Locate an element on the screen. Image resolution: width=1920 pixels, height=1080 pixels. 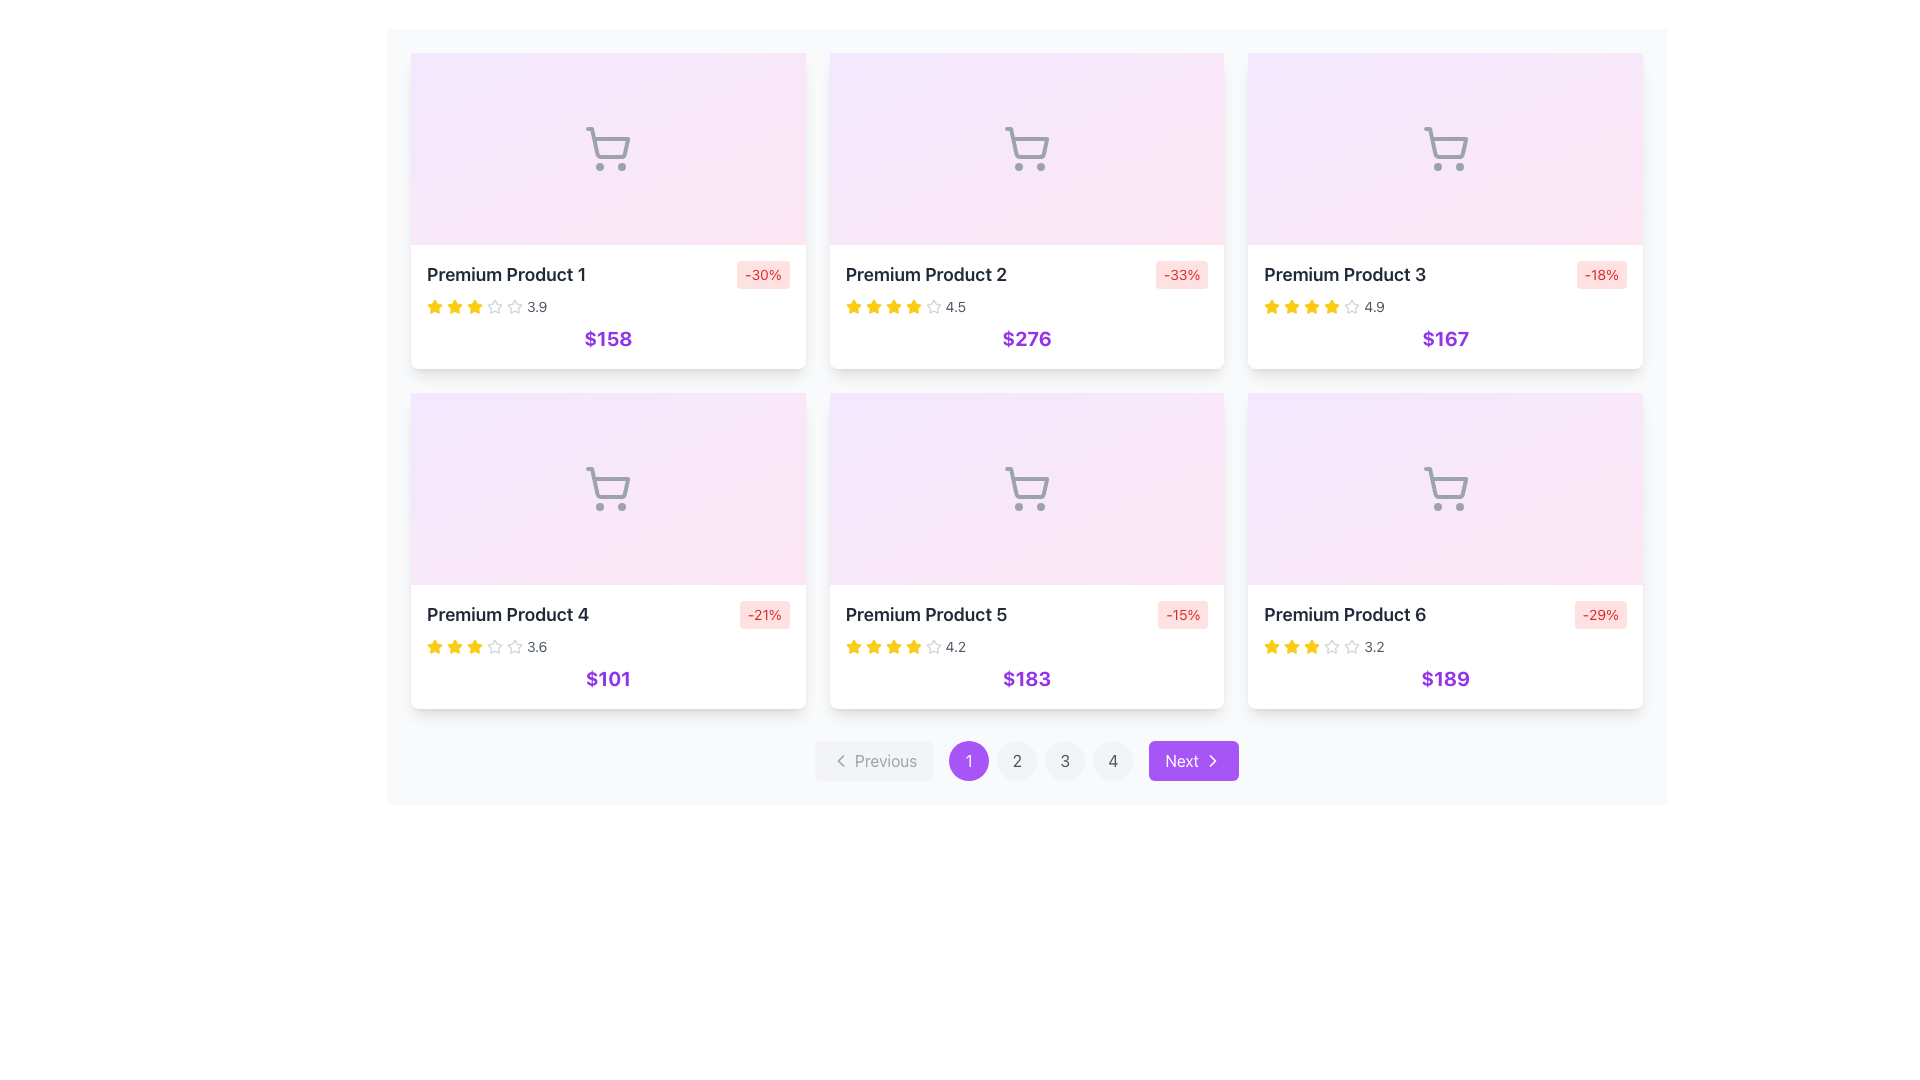
the graphical placeholder representing 'Premium Product 2' located at the top section of the card in the first row and second column of the grid layout is located at coordinates (1027, 148).